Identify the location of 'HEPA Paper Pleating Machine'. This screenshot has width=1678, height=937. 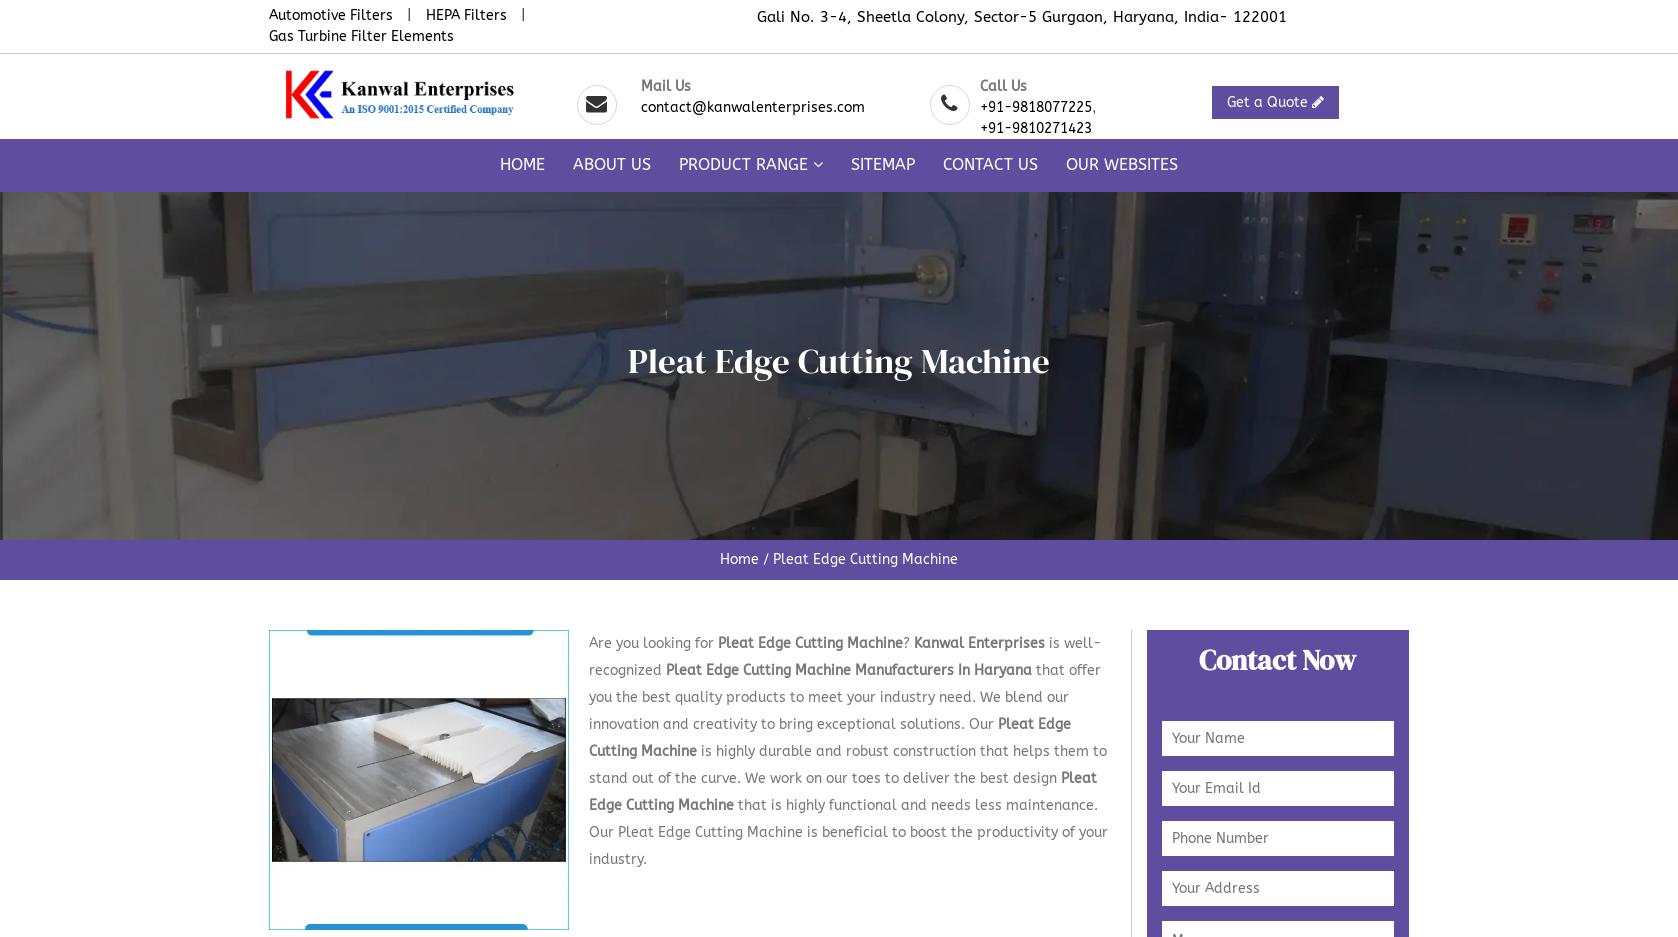
(1106, 480).